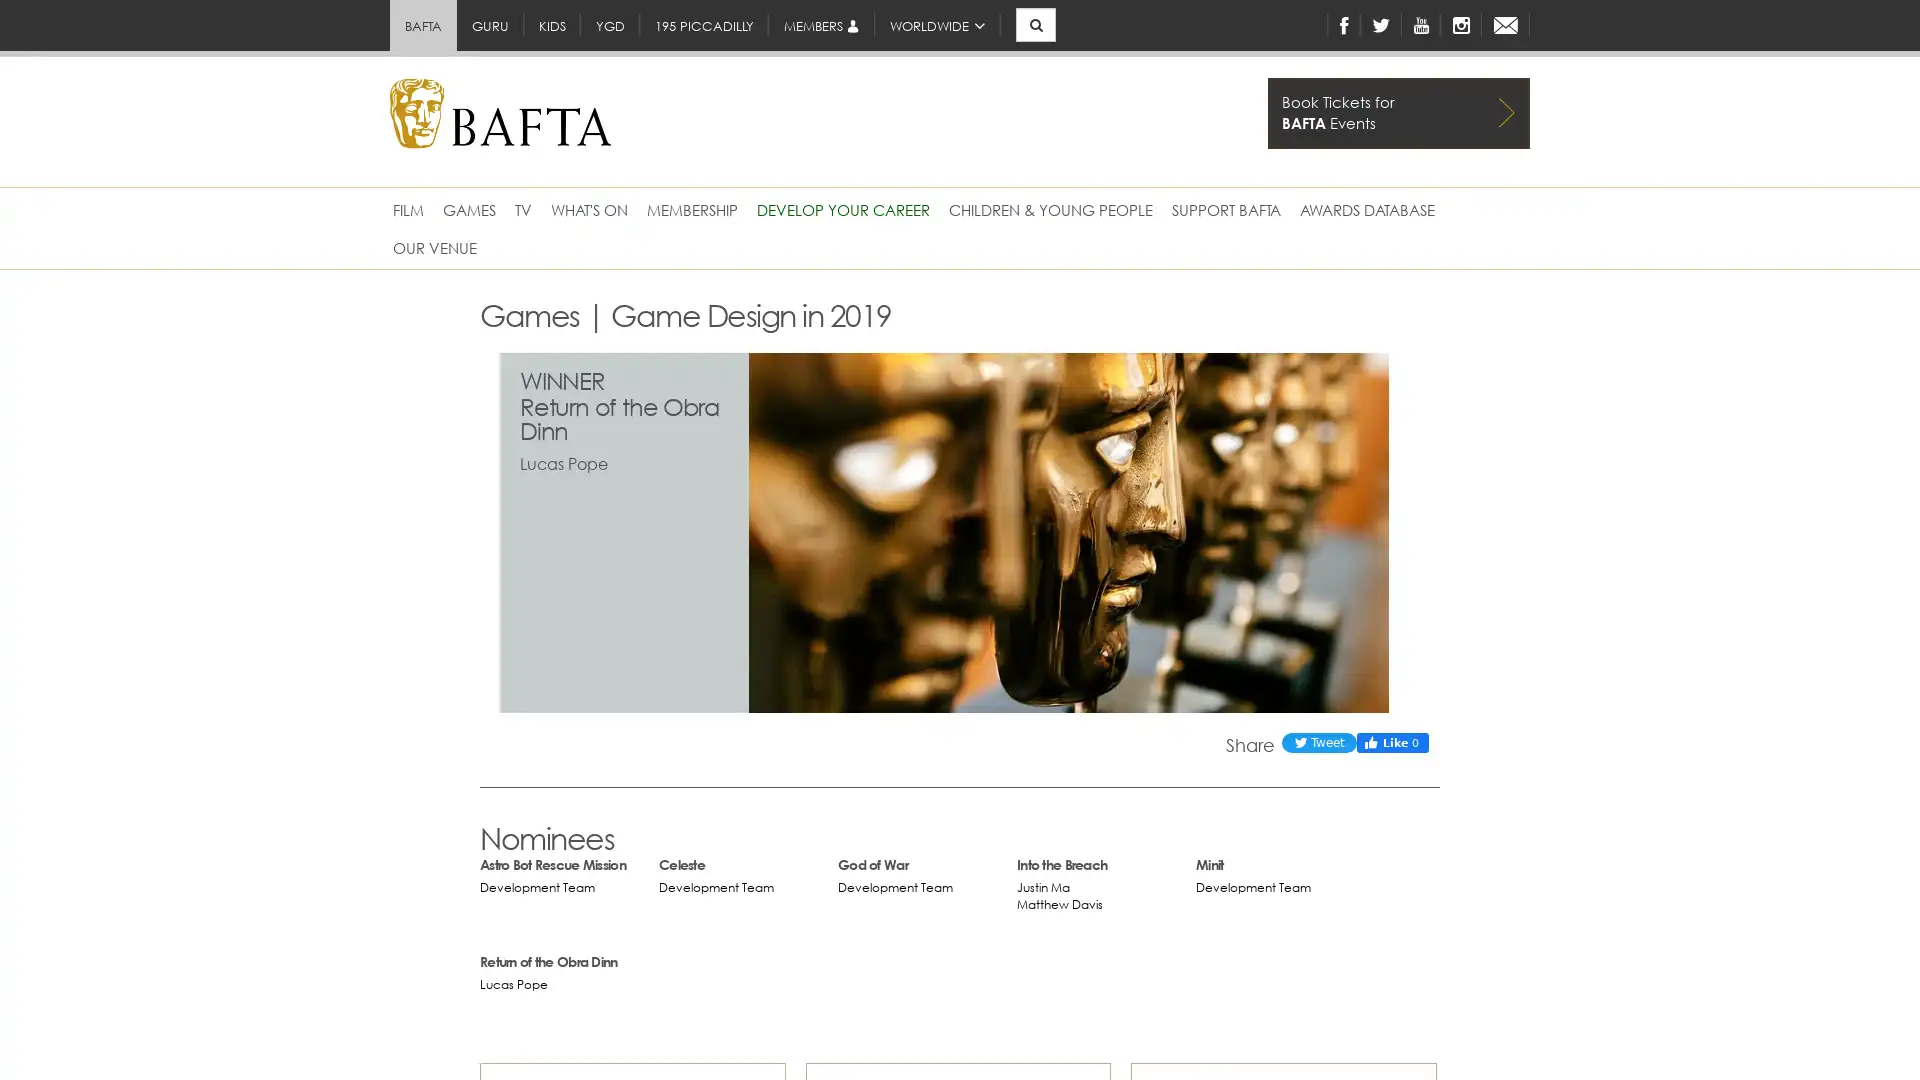 The width and height of the screenshot is (1920, 1080). I want to click on Search, so click(1014, 47).